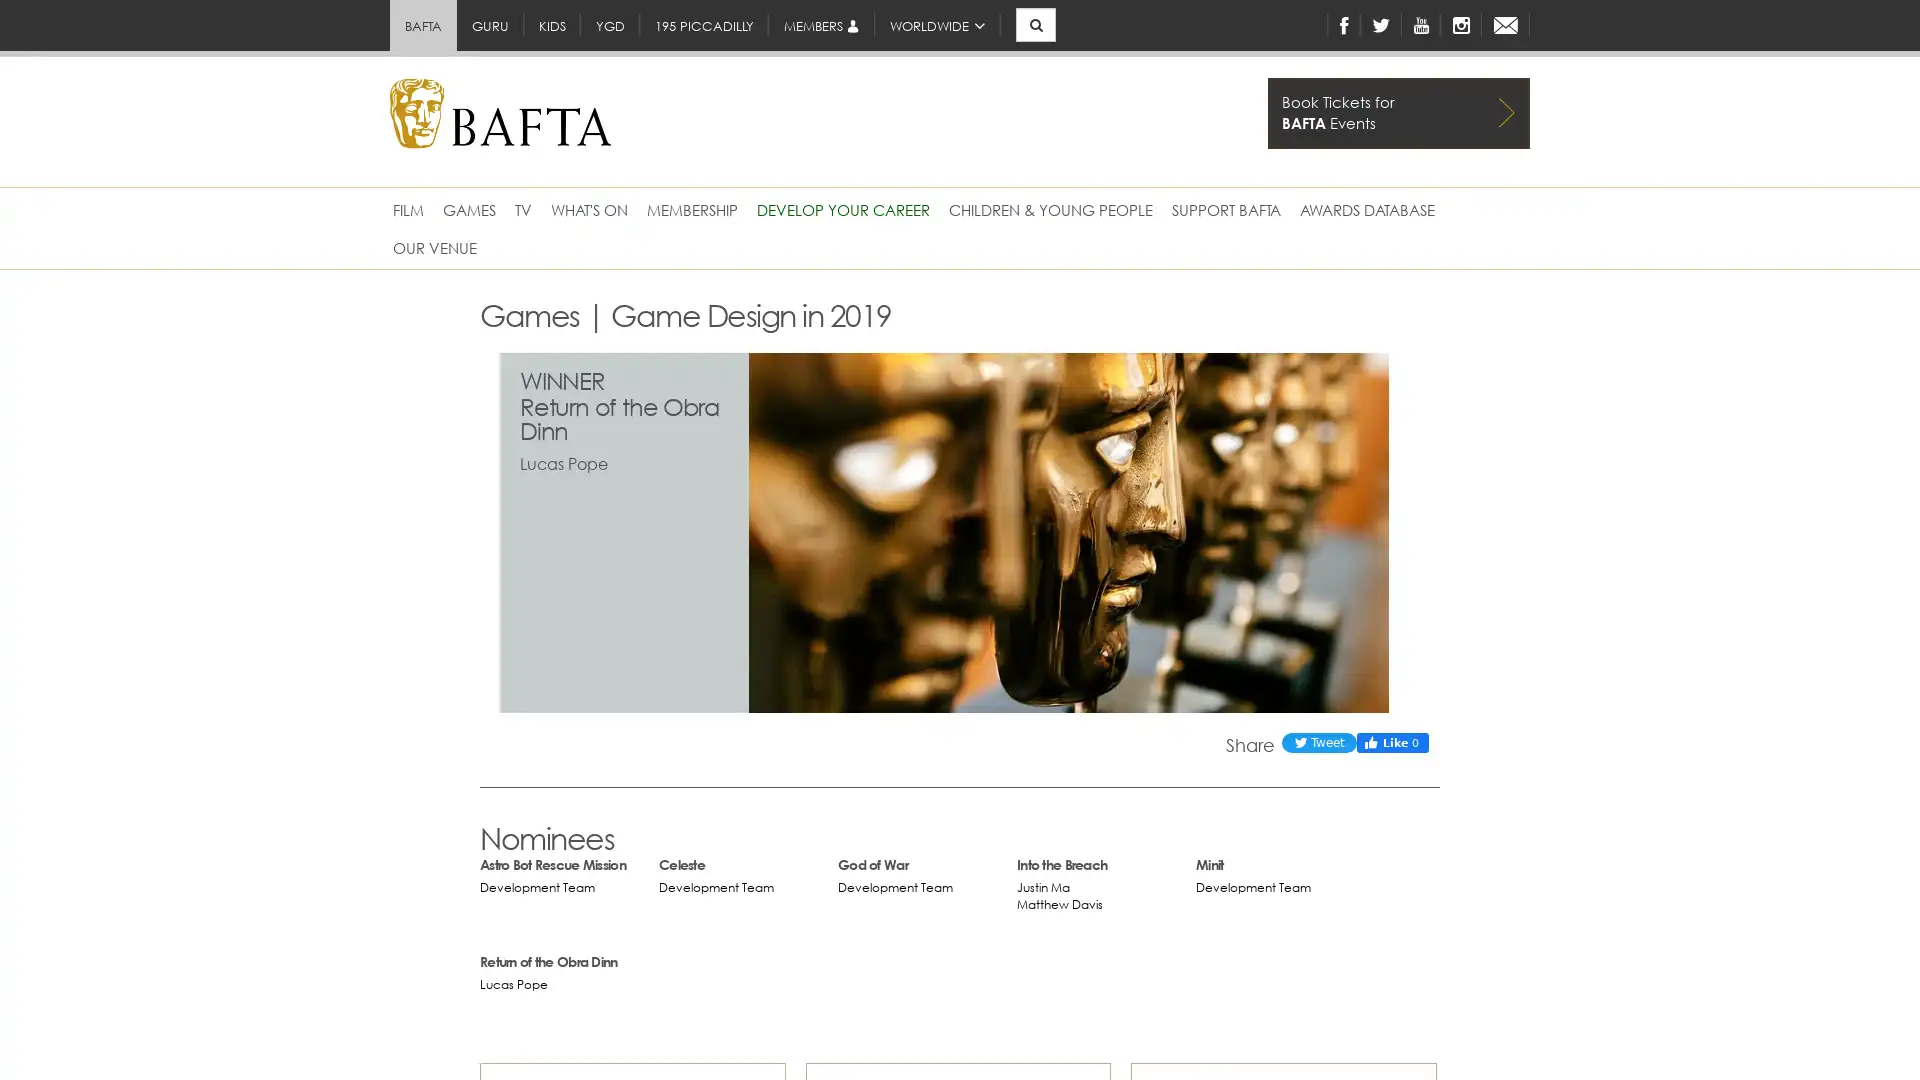 The width and height of the screenshot is (1920, 1080). I want to click on Search, so click(1014, 47).